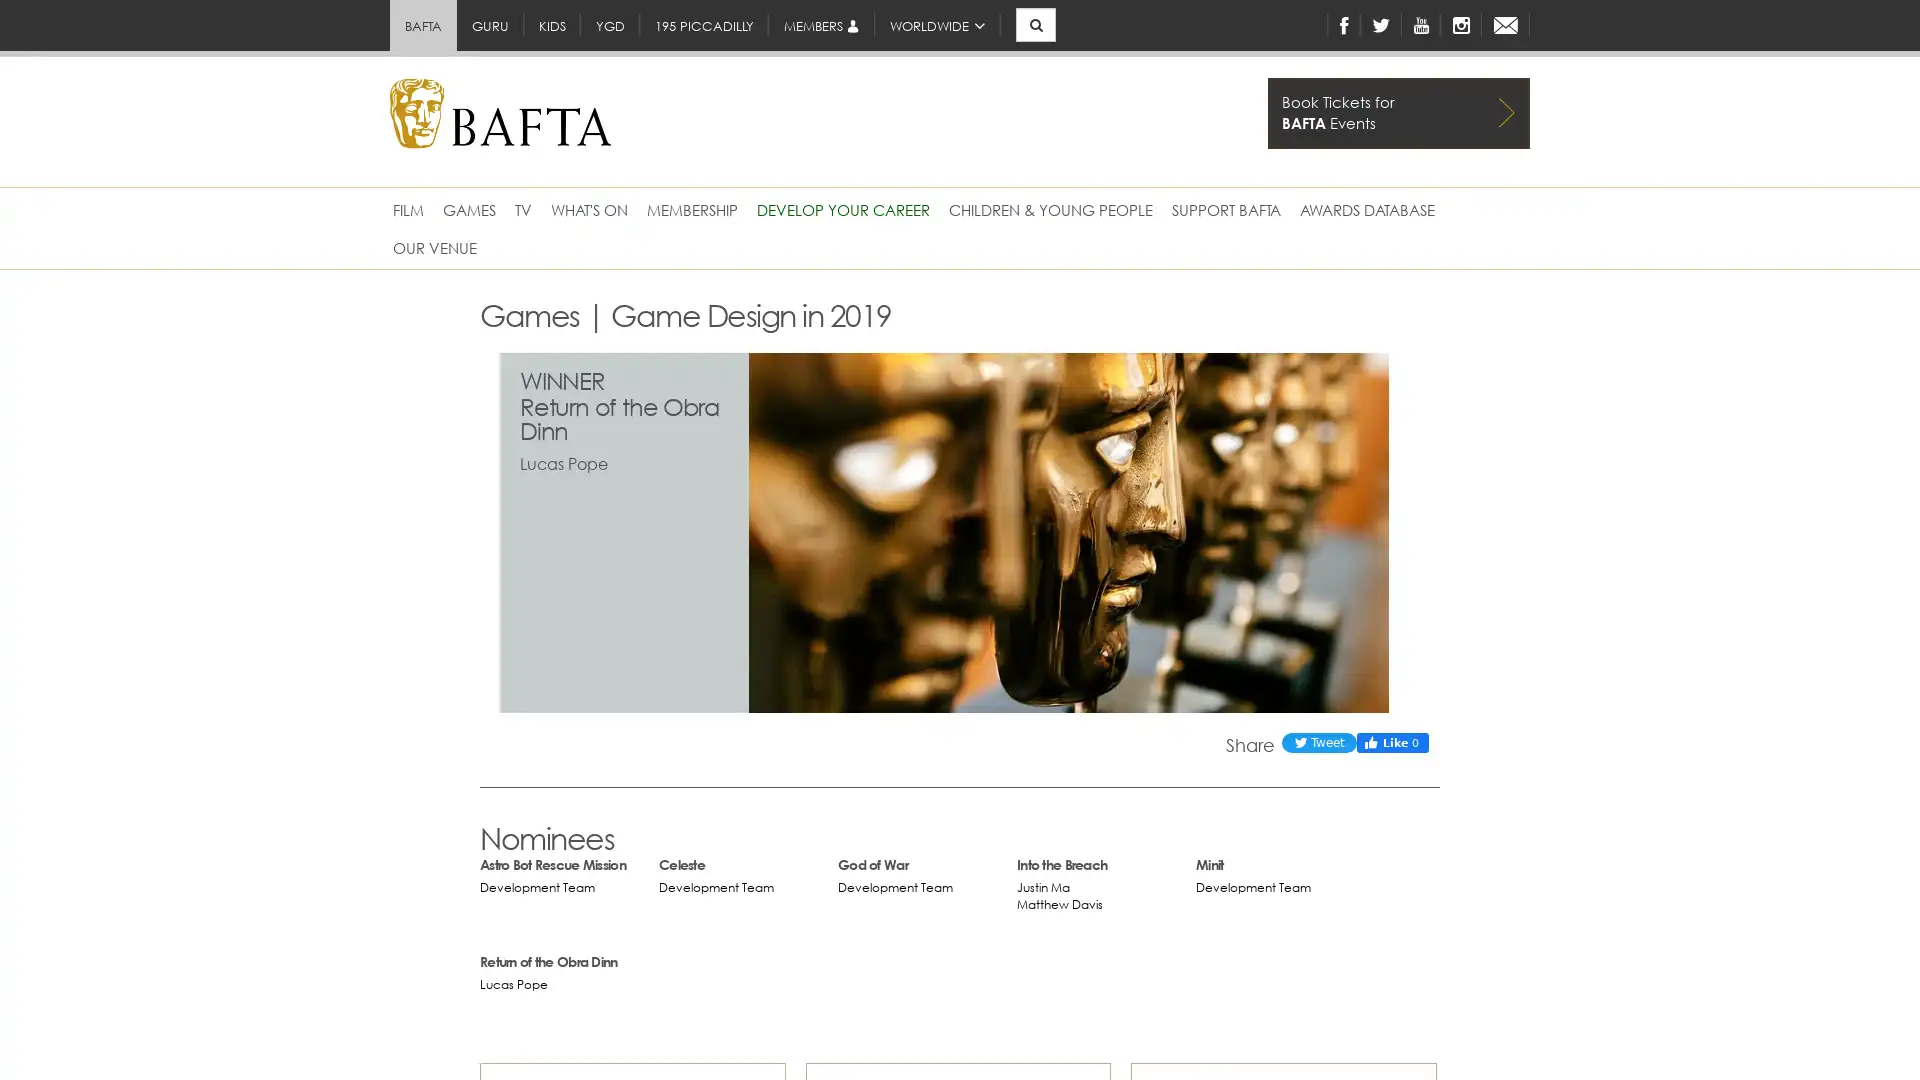 The width and height of the screenshot is (1920, 1080). I want to click on Search, so click(1014, 47).